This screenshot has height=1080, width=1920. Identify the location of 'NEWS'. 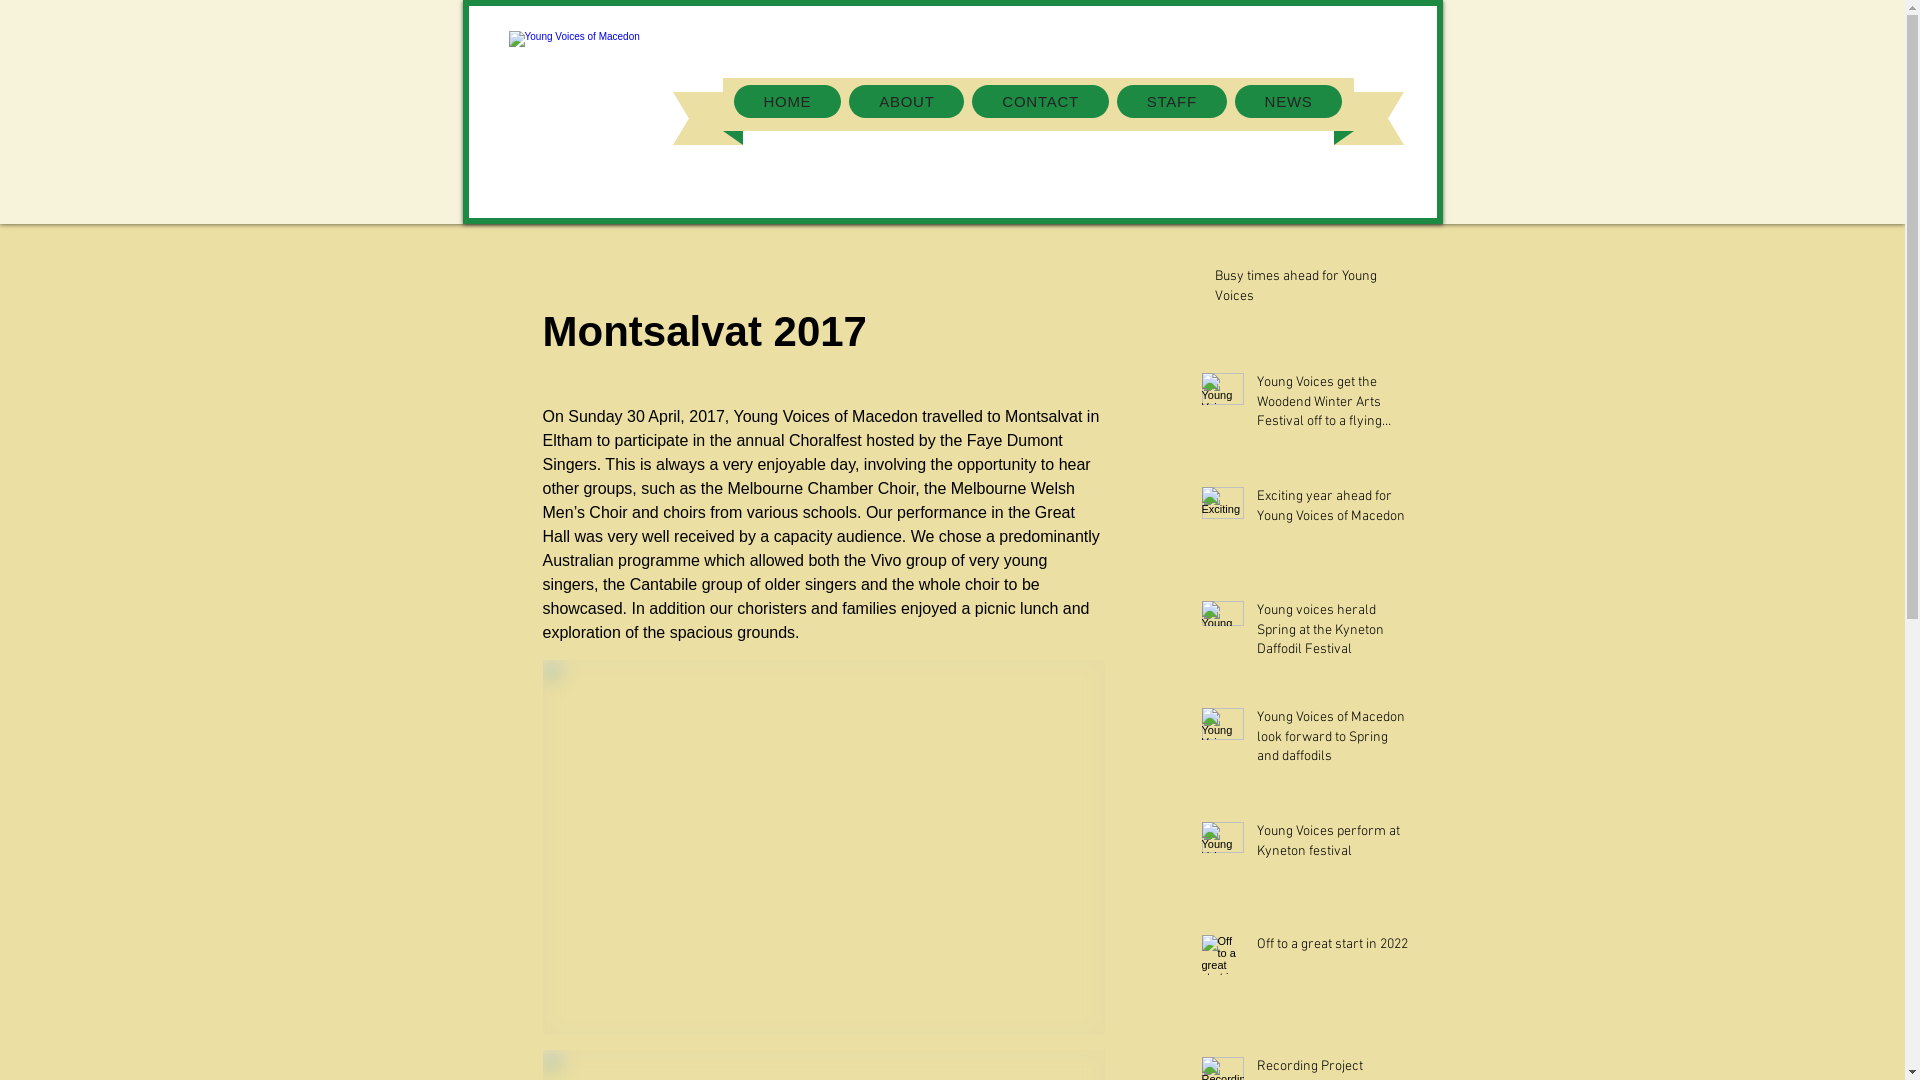
(1289, 101).